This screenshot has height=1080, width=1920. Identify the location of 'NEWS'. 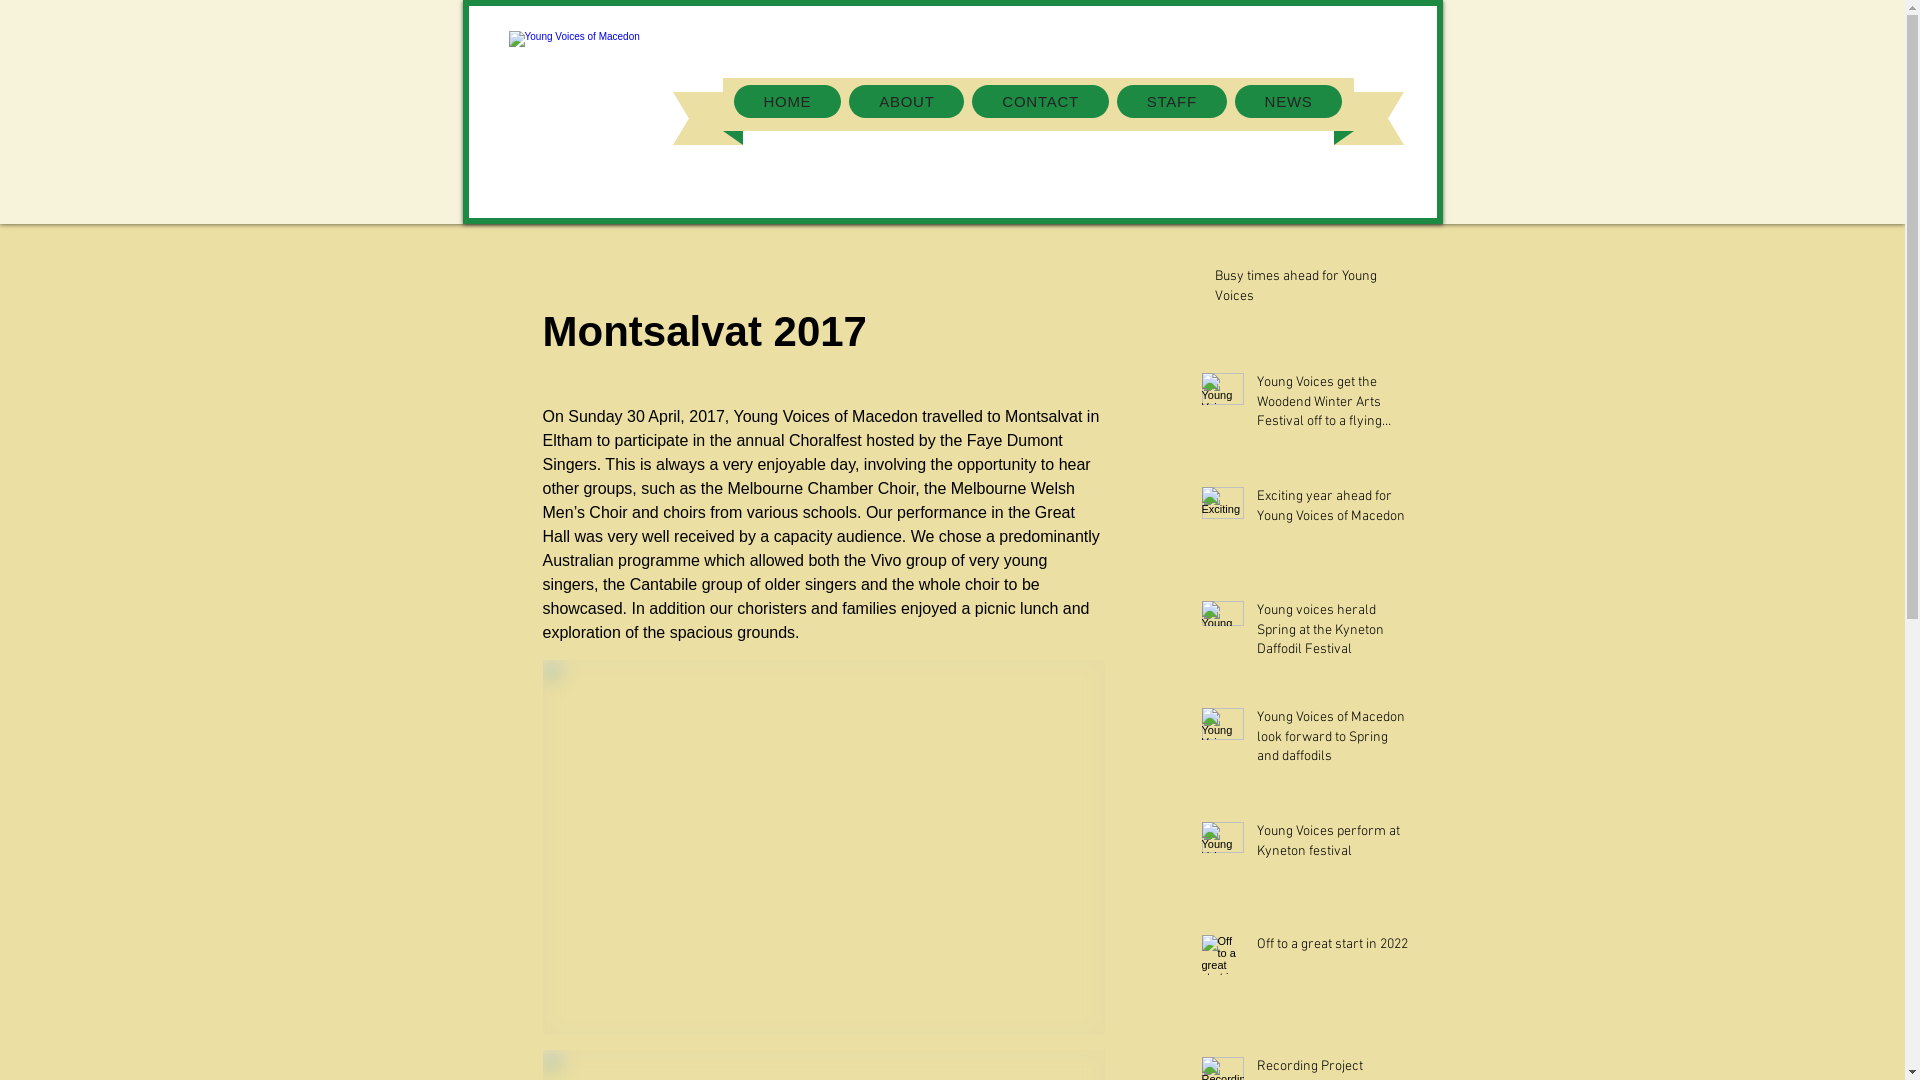
(1289, 101).